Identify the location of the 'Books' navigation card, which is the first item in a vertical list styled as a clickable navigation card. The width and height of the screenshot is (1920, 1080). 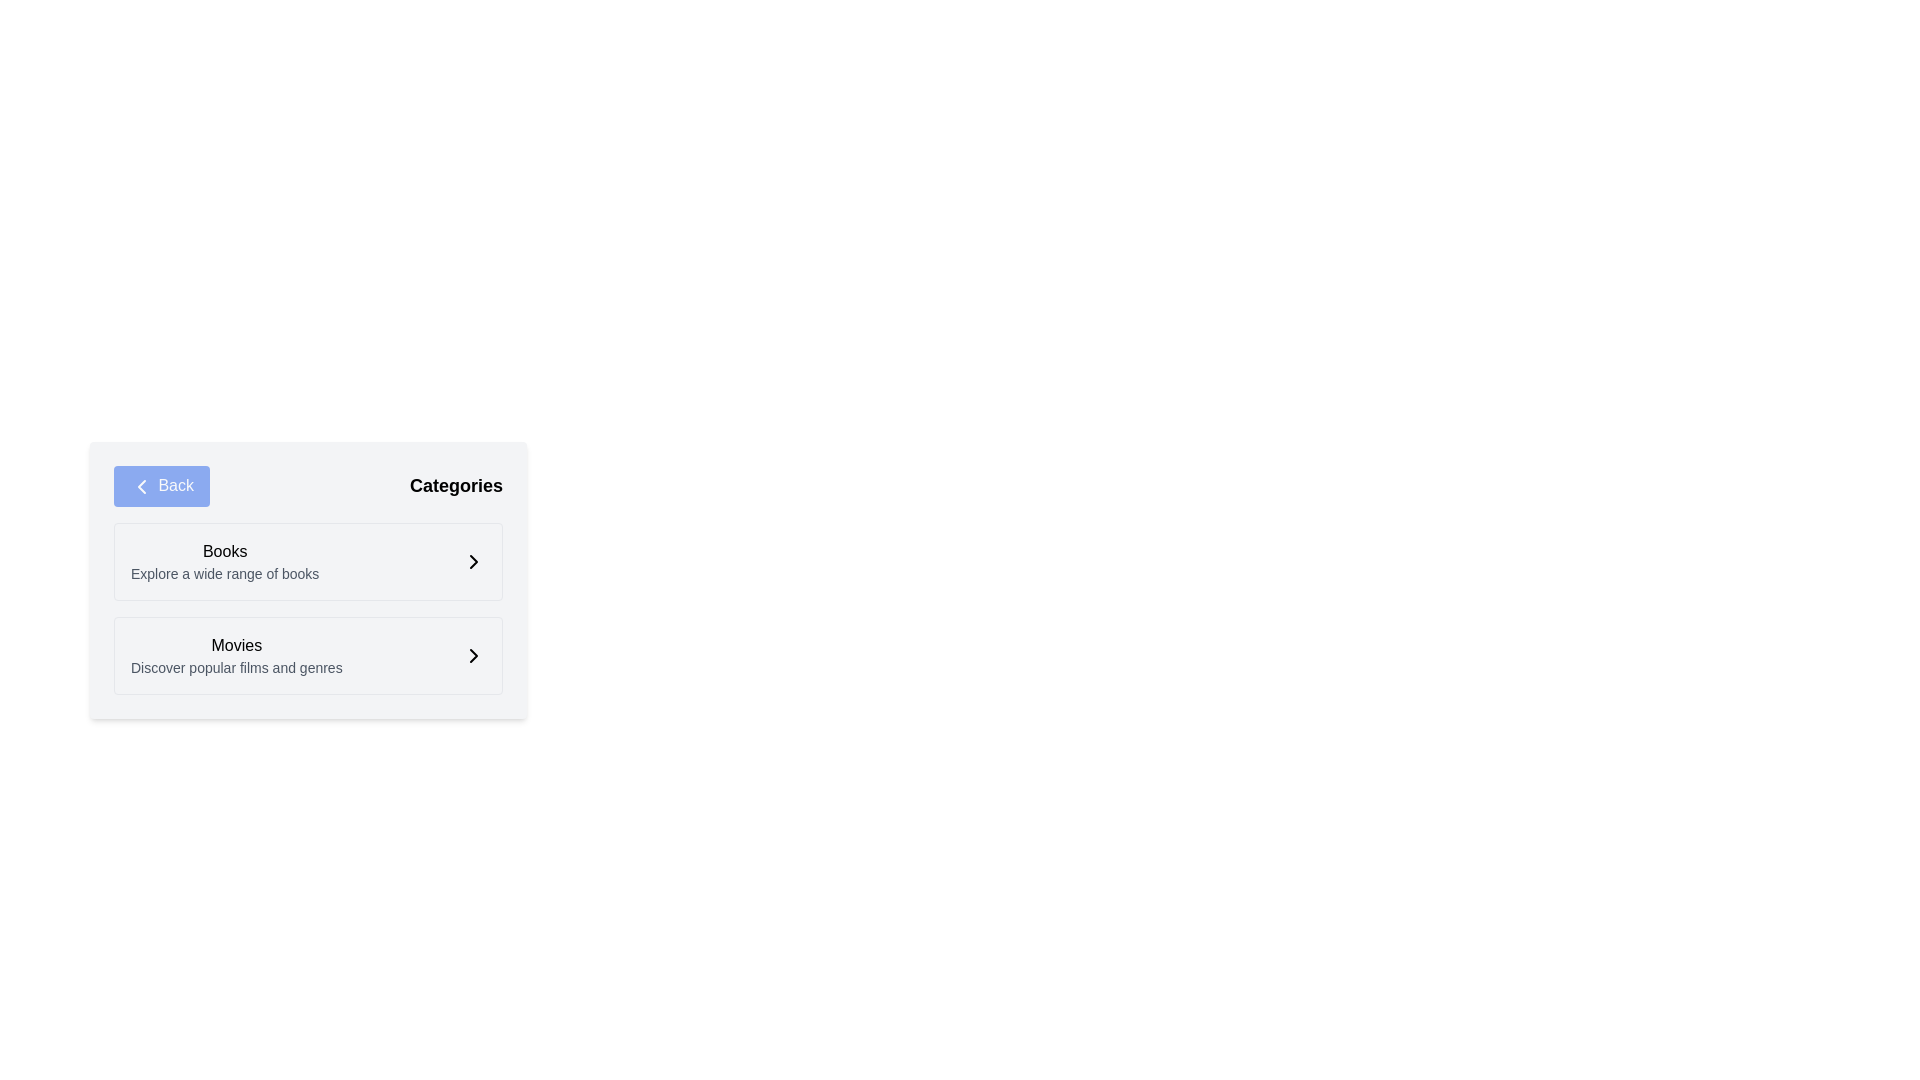
(307, 561).